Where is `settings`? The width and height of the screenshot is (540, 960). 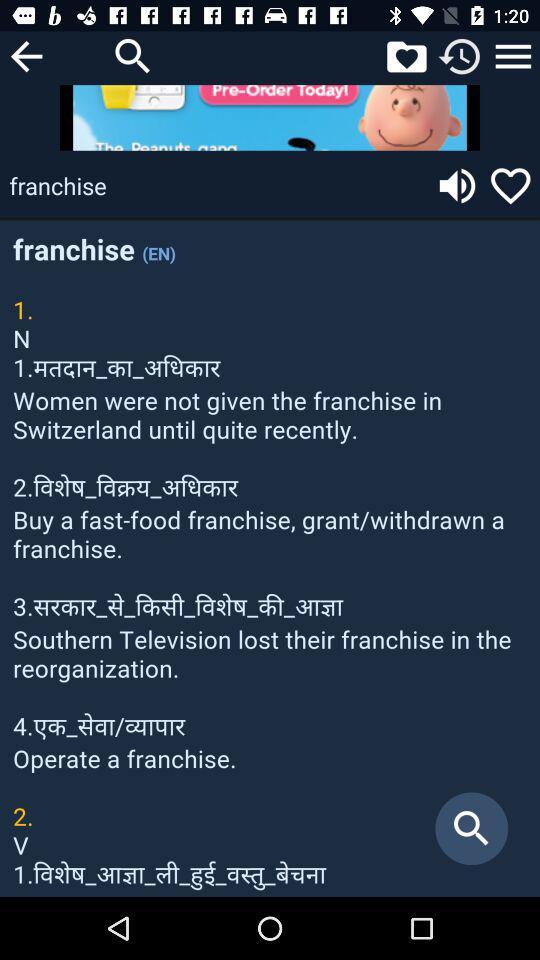
settings is located at coordinates (513, 55).